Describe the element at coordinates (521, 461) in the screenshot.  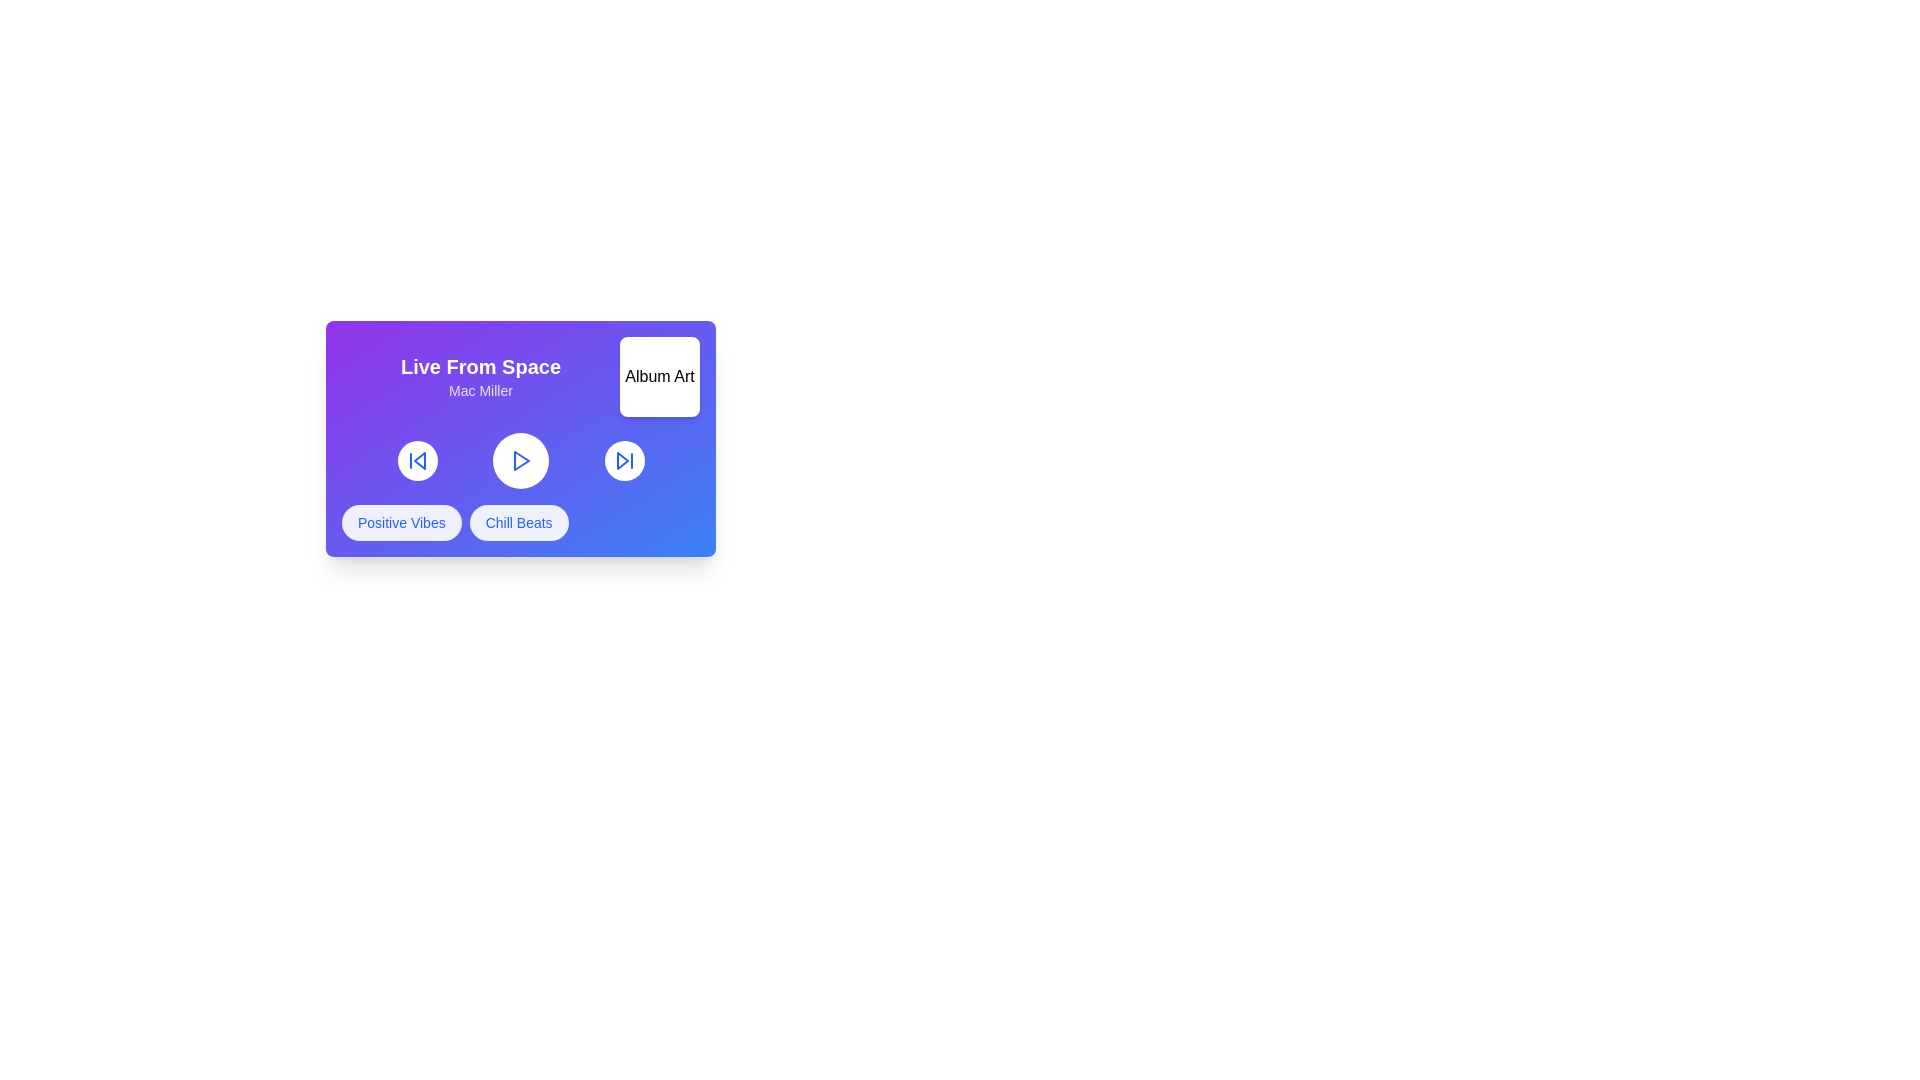
I see `the play button located at the center of the three-button control section` at that location.